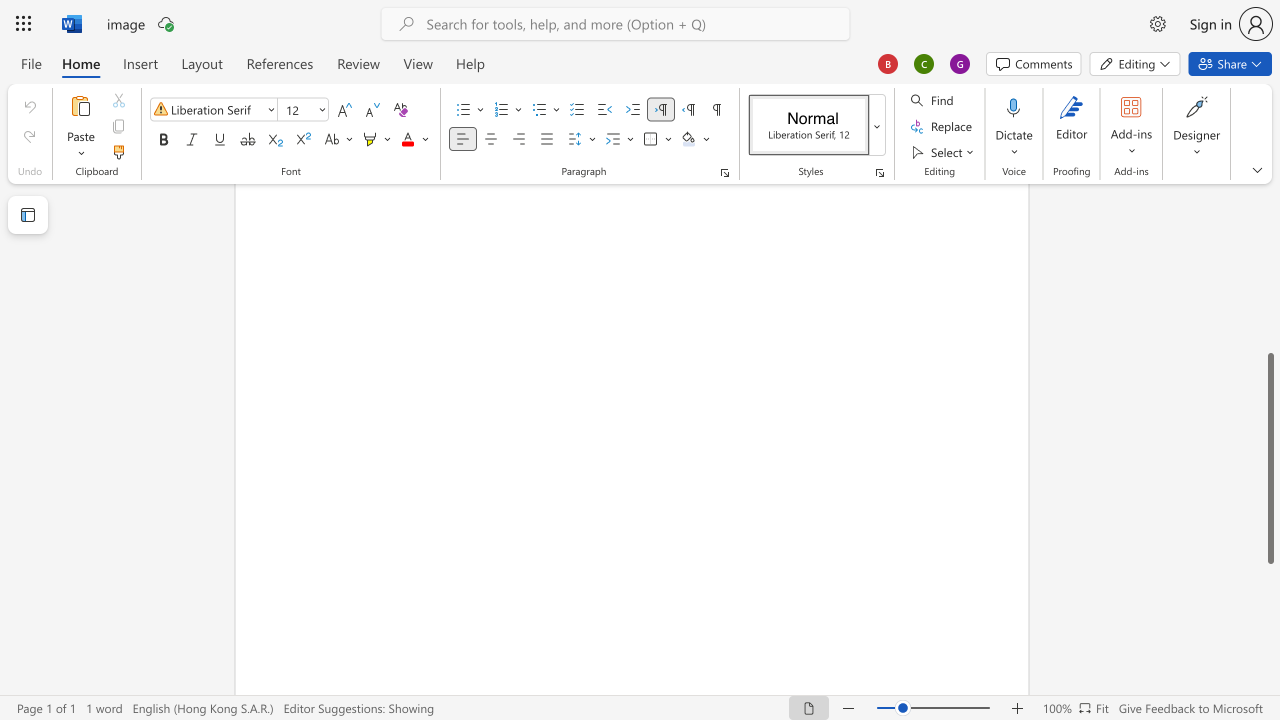 The height and width of the screenshot is (720, 1280). I want to click on the vertical scrollbar to raise the page content, so click(1269, 220).